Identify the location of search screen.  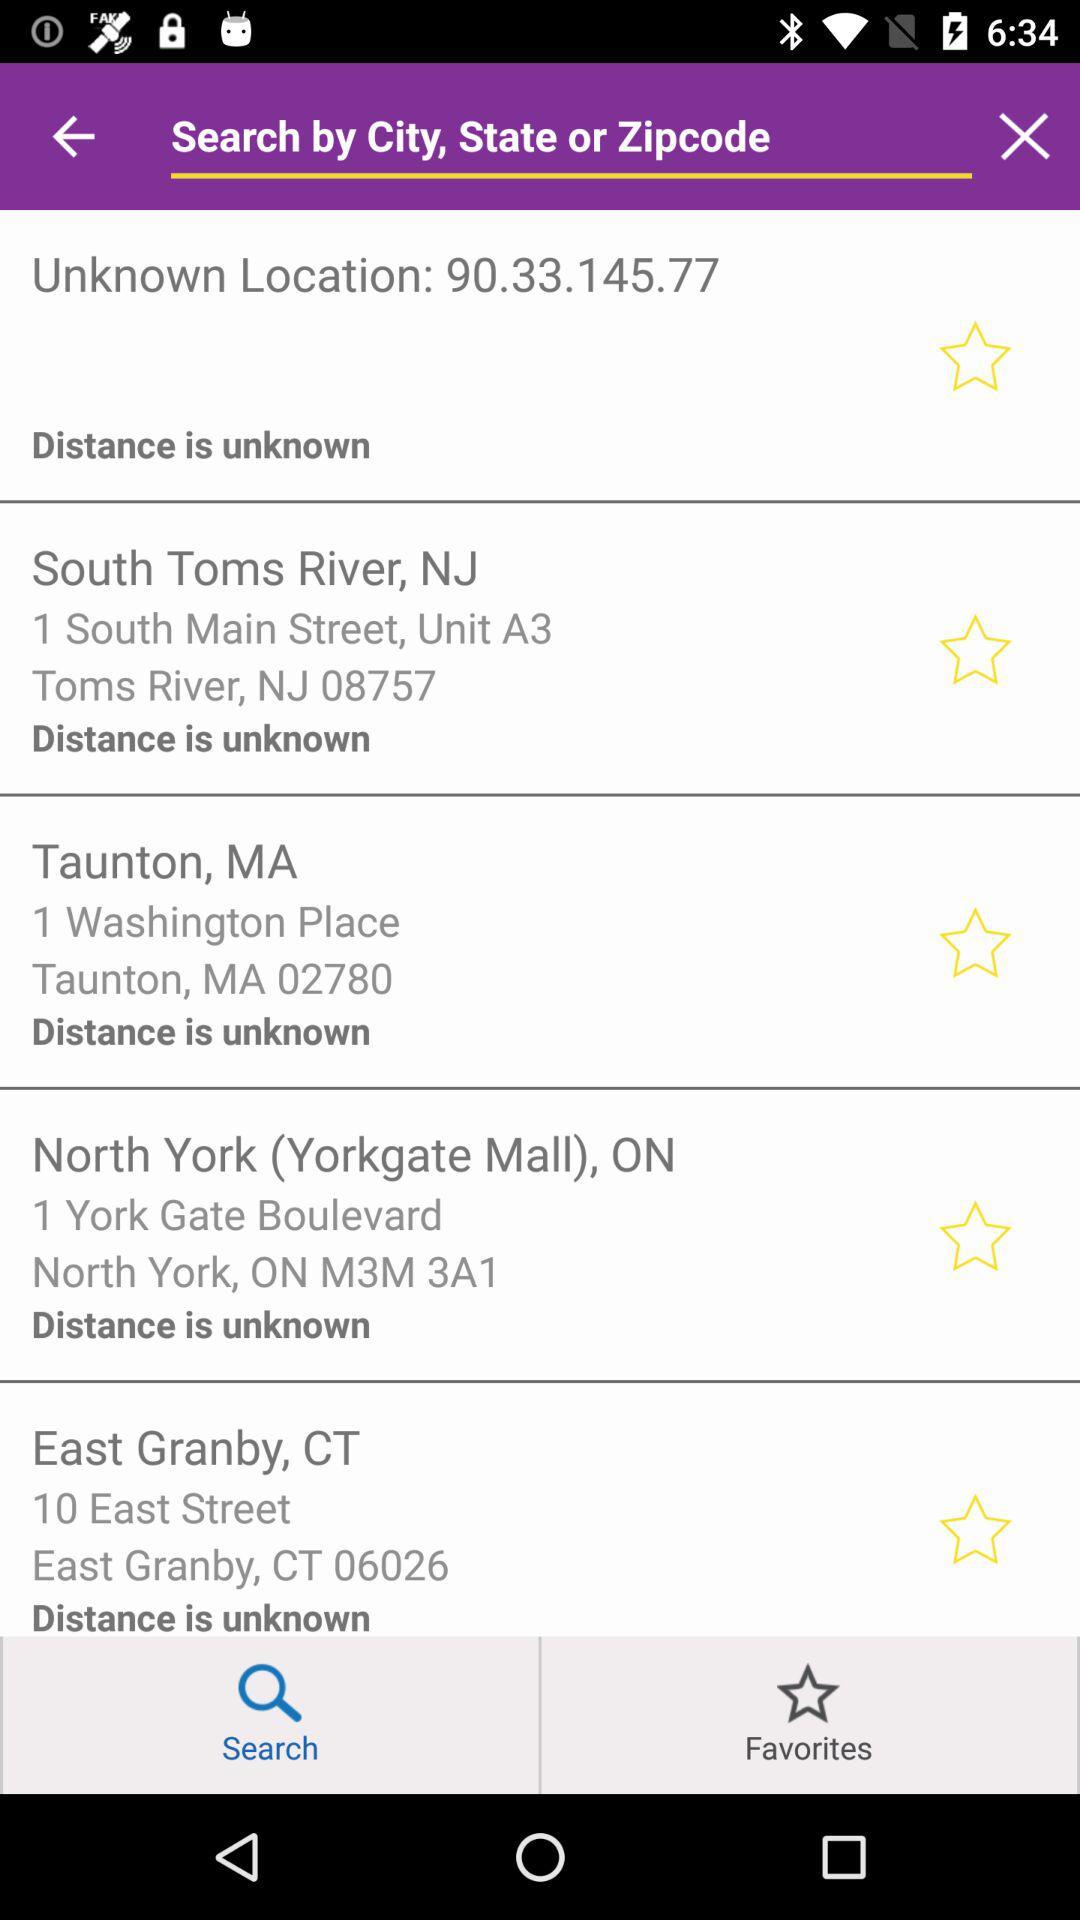
(1024, 135).